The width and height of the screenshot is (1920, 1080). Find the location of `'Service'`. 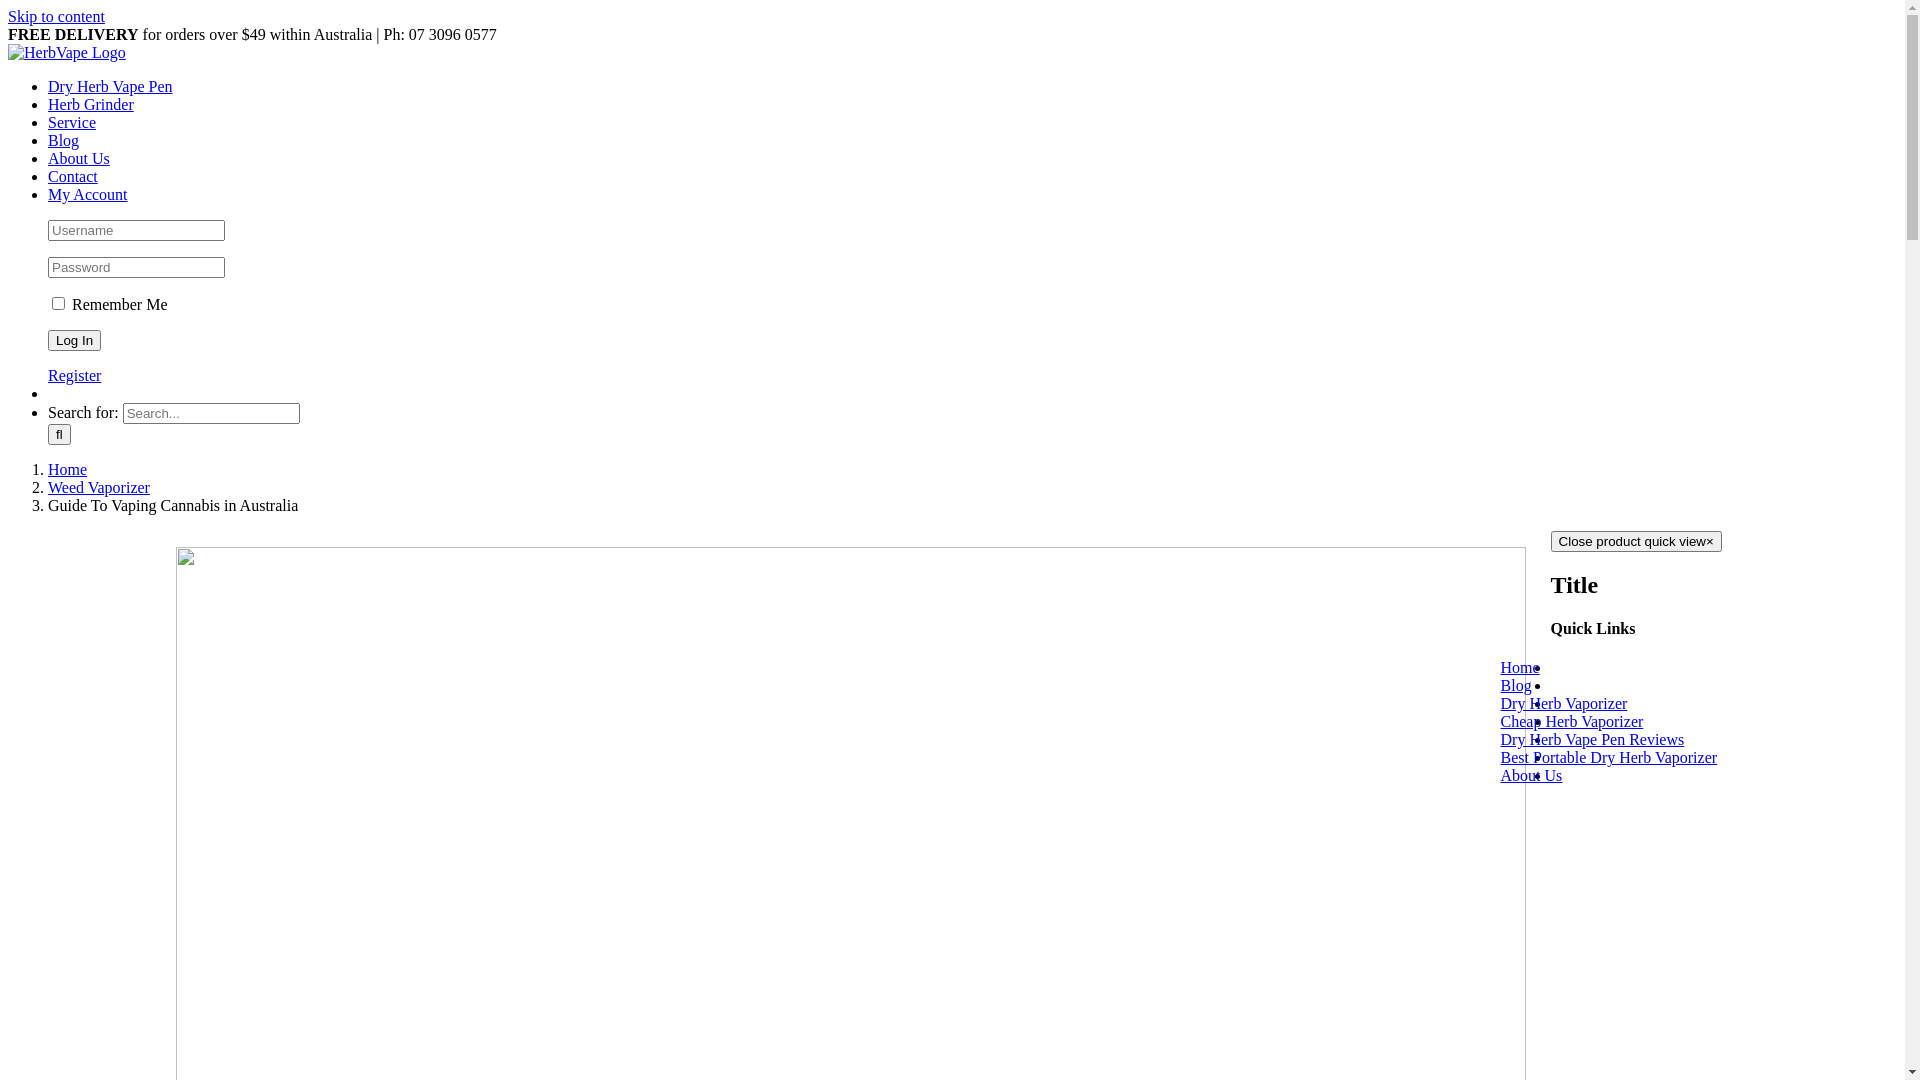

'Service' is located at coordinates (72, 122).